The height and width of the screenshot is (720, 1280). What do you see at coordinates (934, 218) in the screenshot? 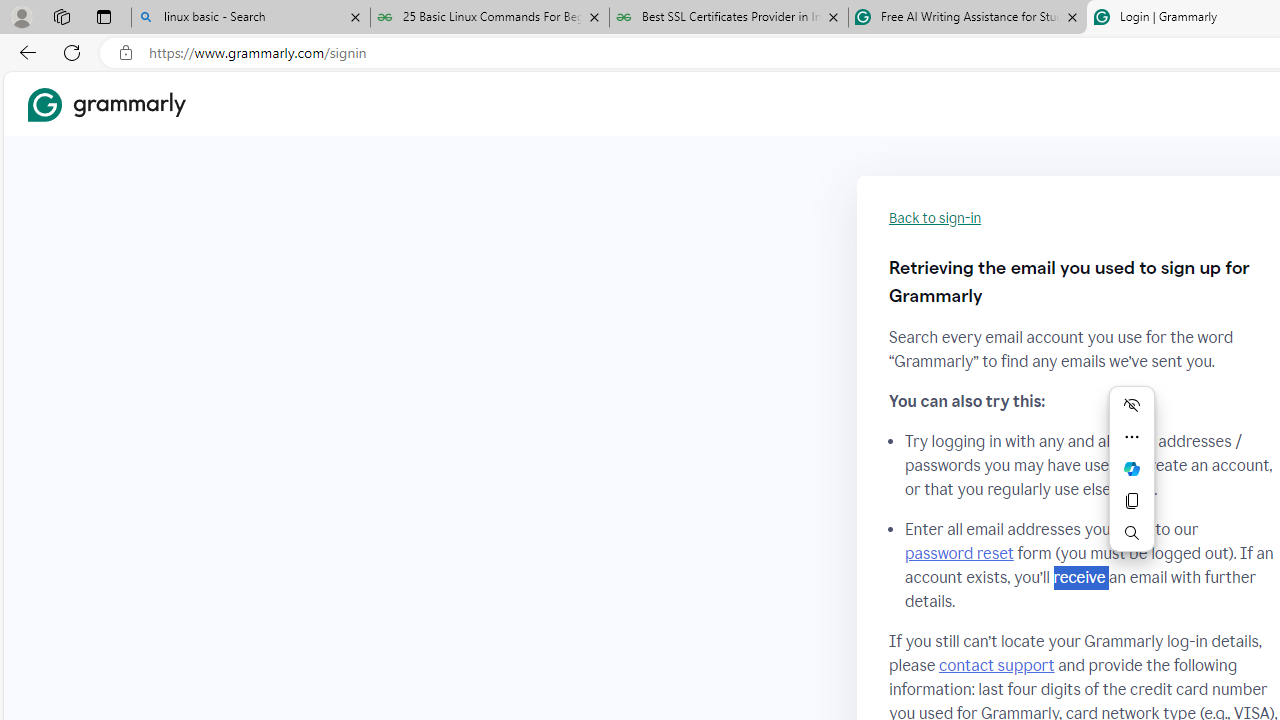
I see `'Back to sign-in'` at bounding box center [934, 218].